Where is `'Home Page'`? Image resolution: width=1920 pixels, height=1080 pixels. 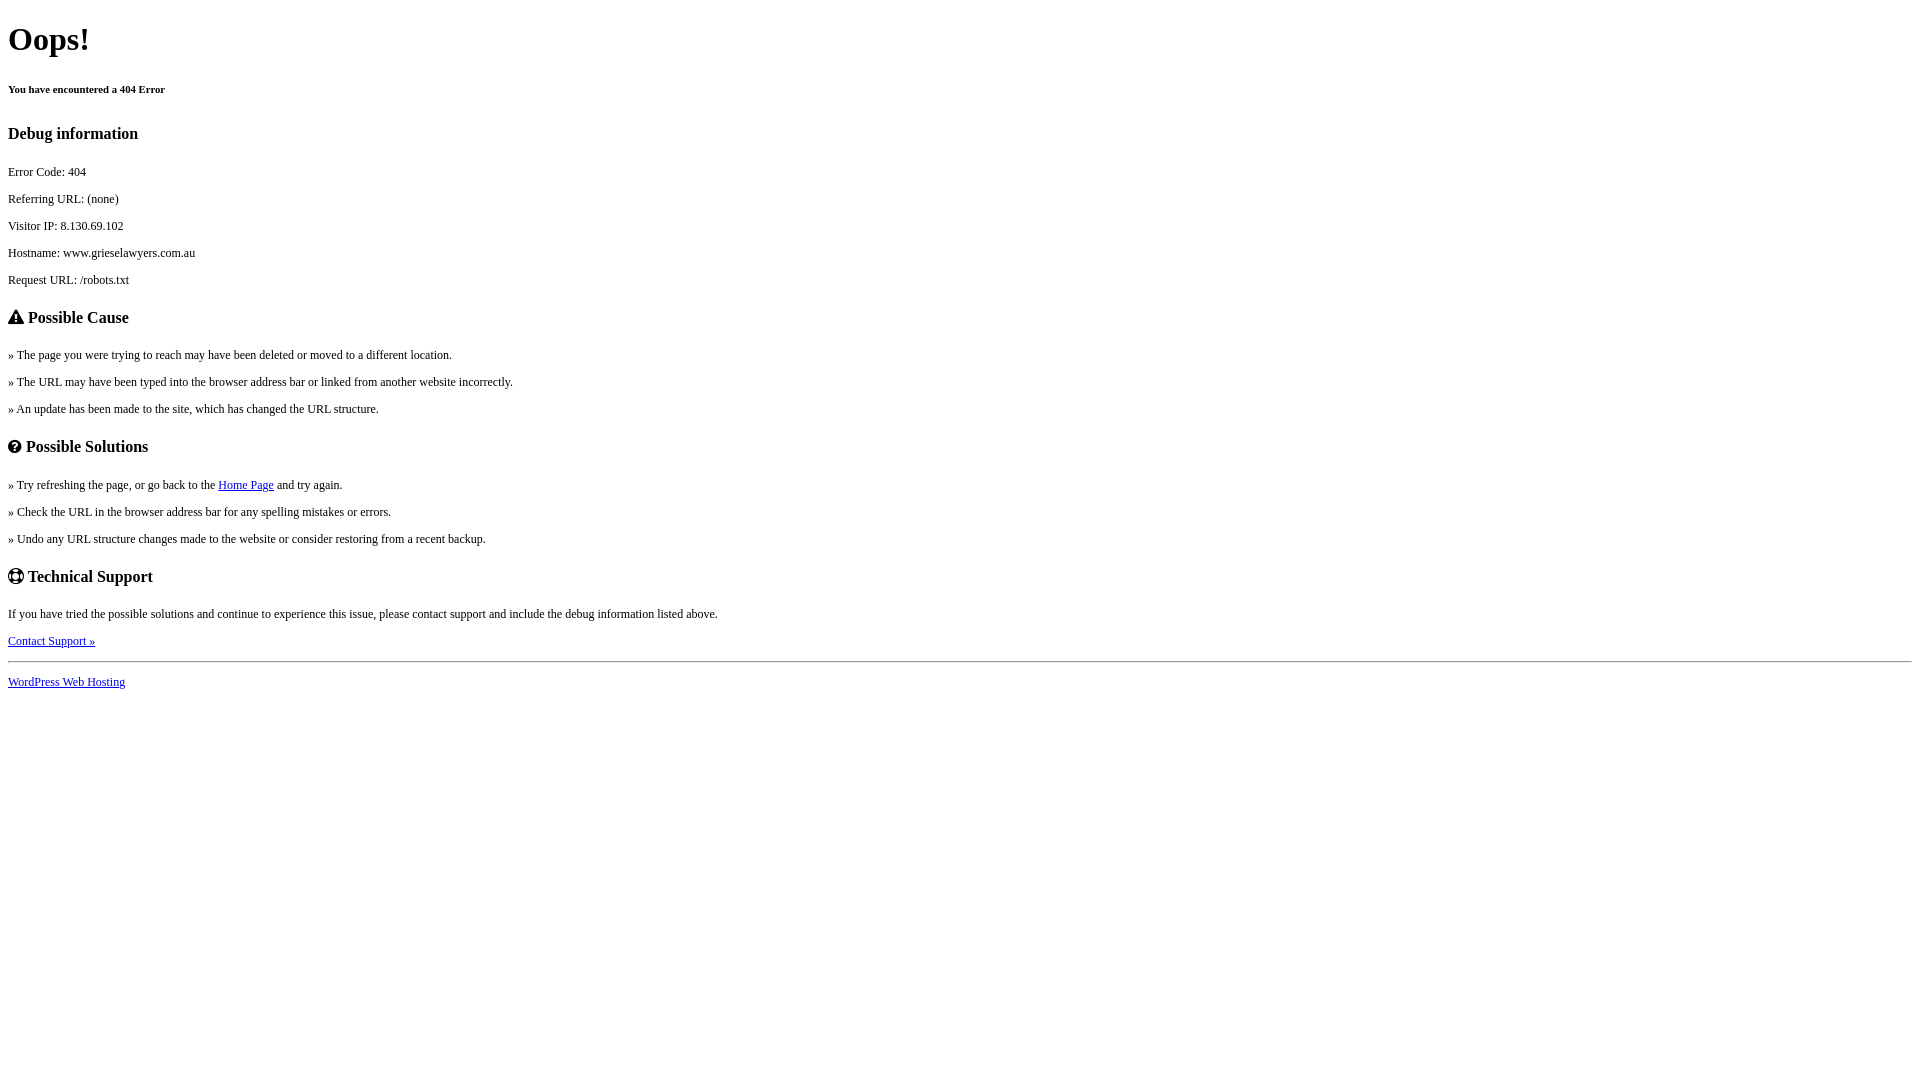 'Home Page' is located at coordinates (244, 485).